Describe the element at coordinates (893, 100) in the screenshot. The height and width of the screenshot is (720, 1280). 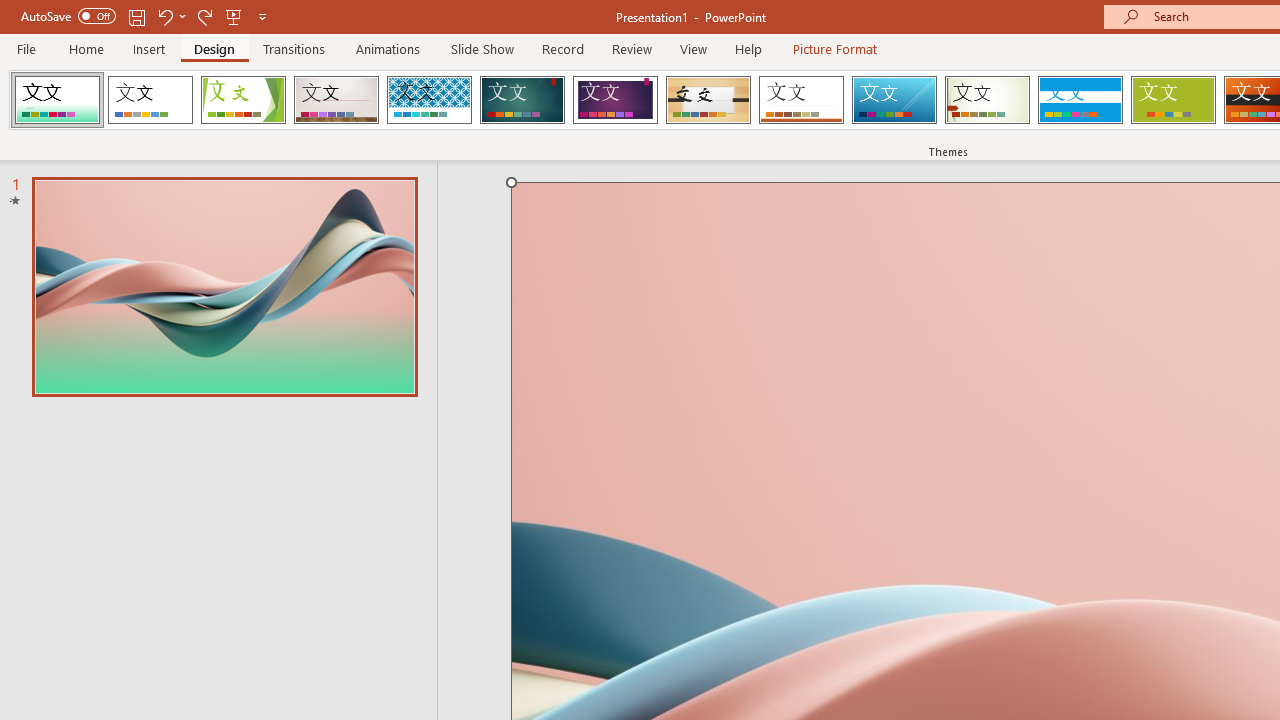
I see `'Slice'` at that location.